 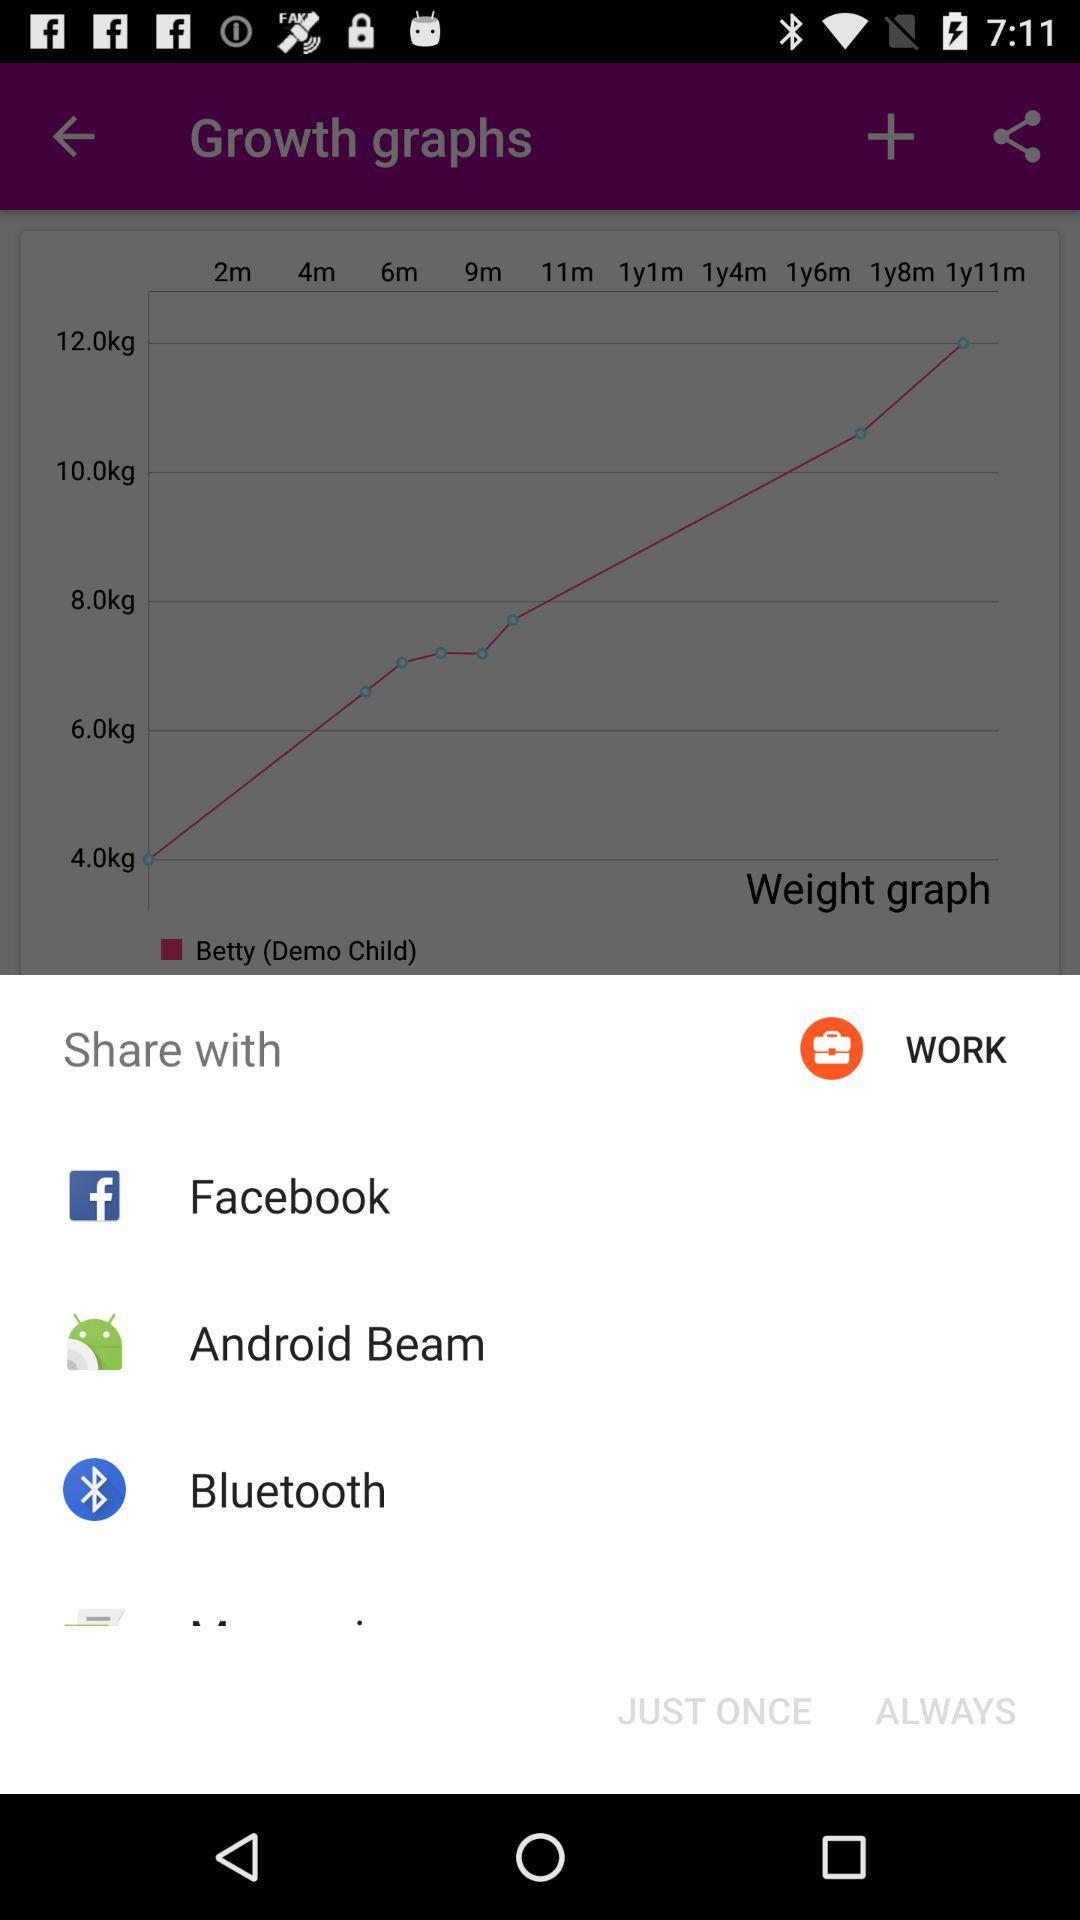 I want to click on item to the left of always icon, so click(x=713, y=1708).